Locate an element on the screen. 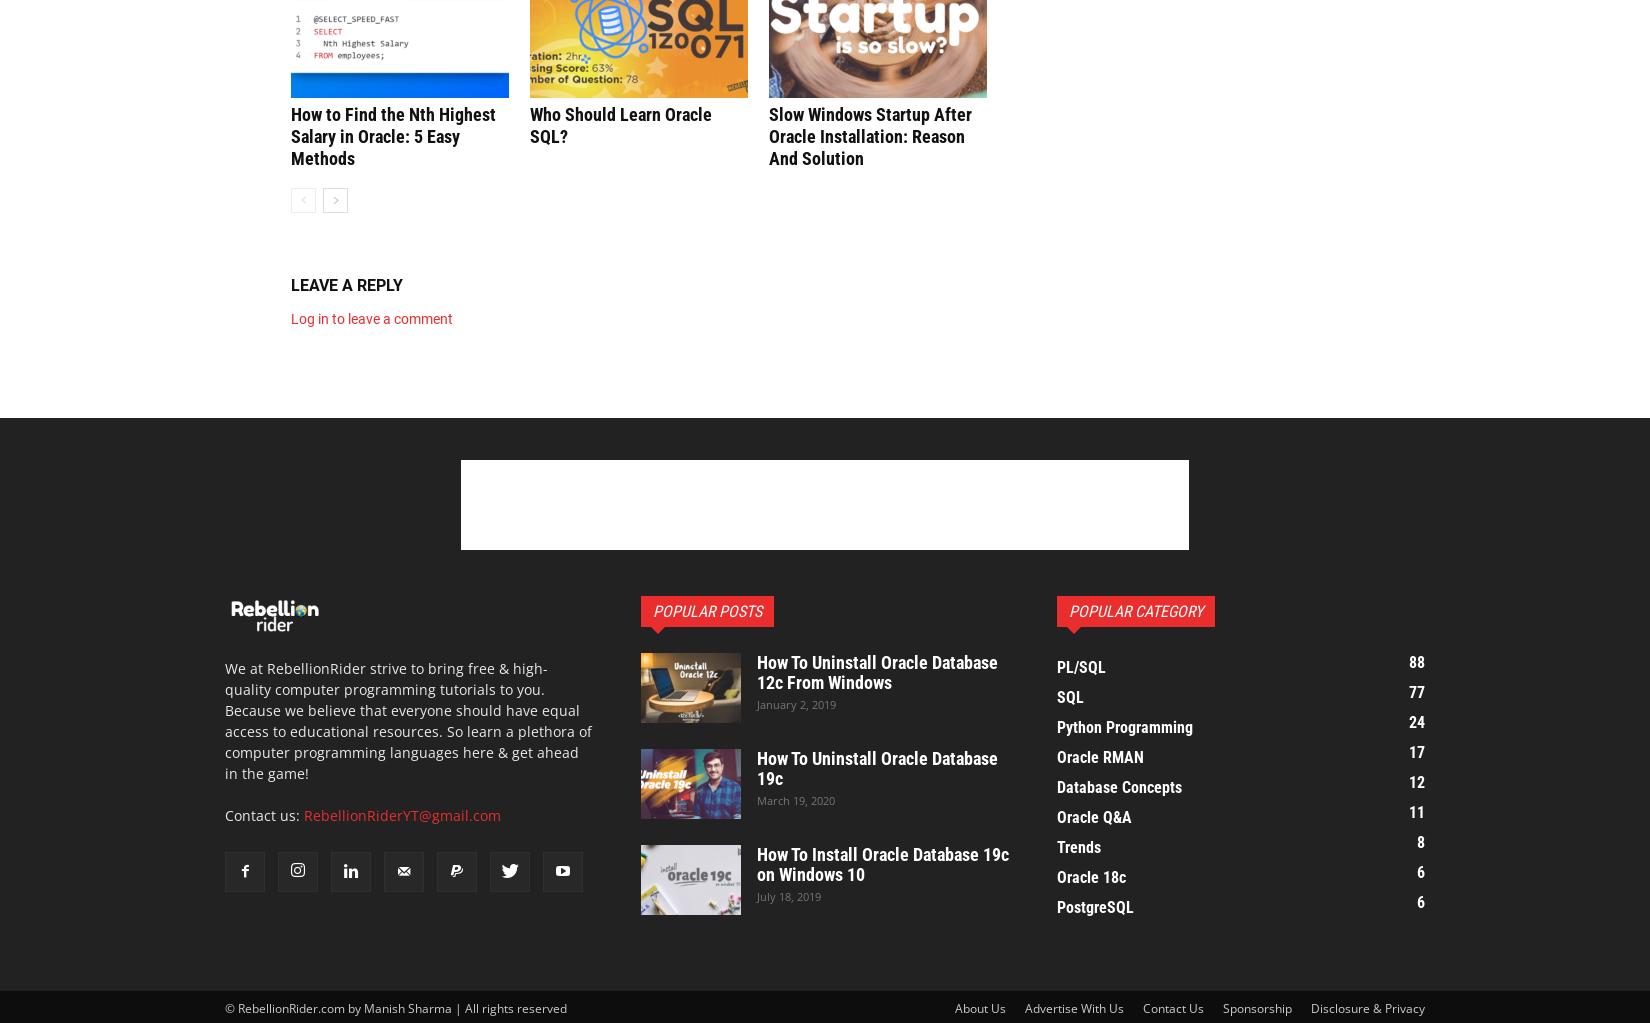 The height and width of the screenshot is (1023, 1650). '12' is located at coordinates (1416, 780).